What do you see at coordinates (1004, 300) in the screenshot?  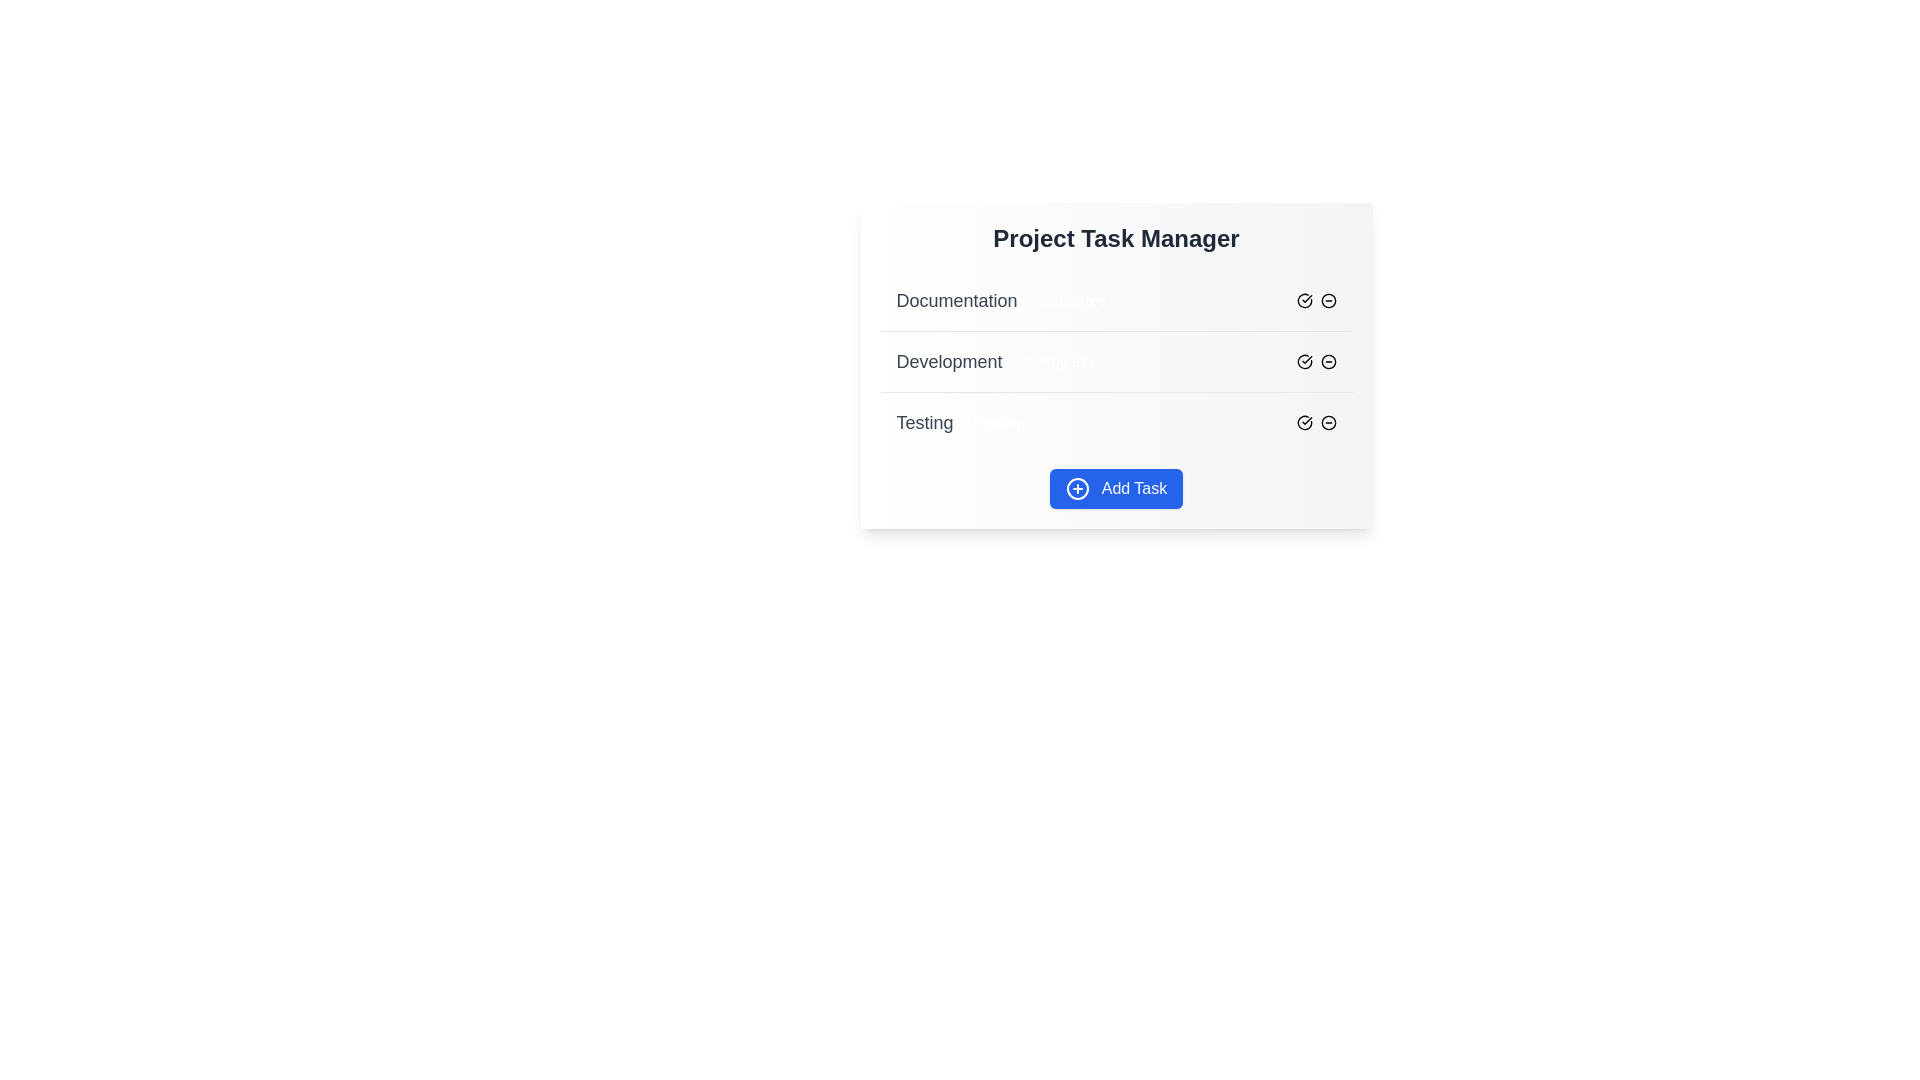 I see `the Composite text element displaying the task 'Documentation' and its status 'Completed' in the 'Project Task Manager' box` at bounding box center [1004, 300].